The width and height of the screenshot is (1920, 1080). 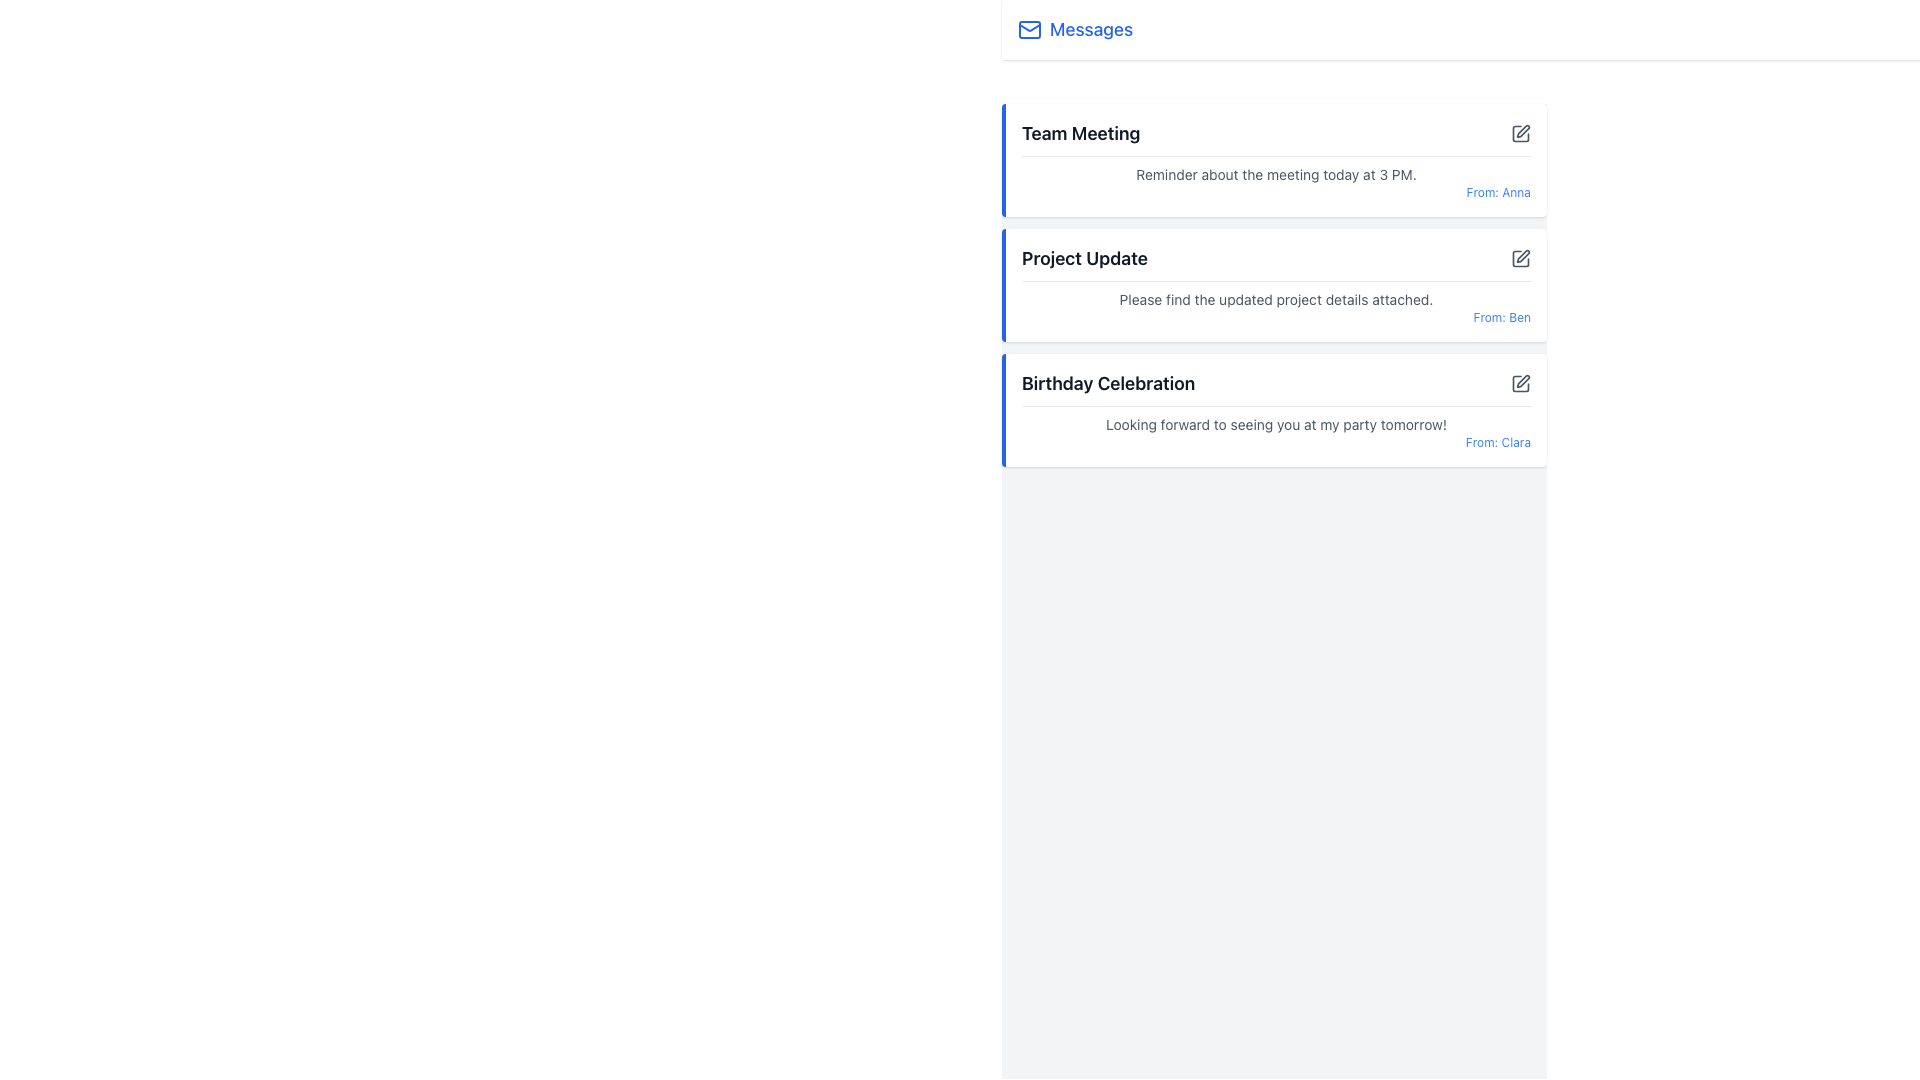 What do you see at coordinates (1520, 384) in the screenshot?
I see `the edit button located` at bounding box center [1520, 384].